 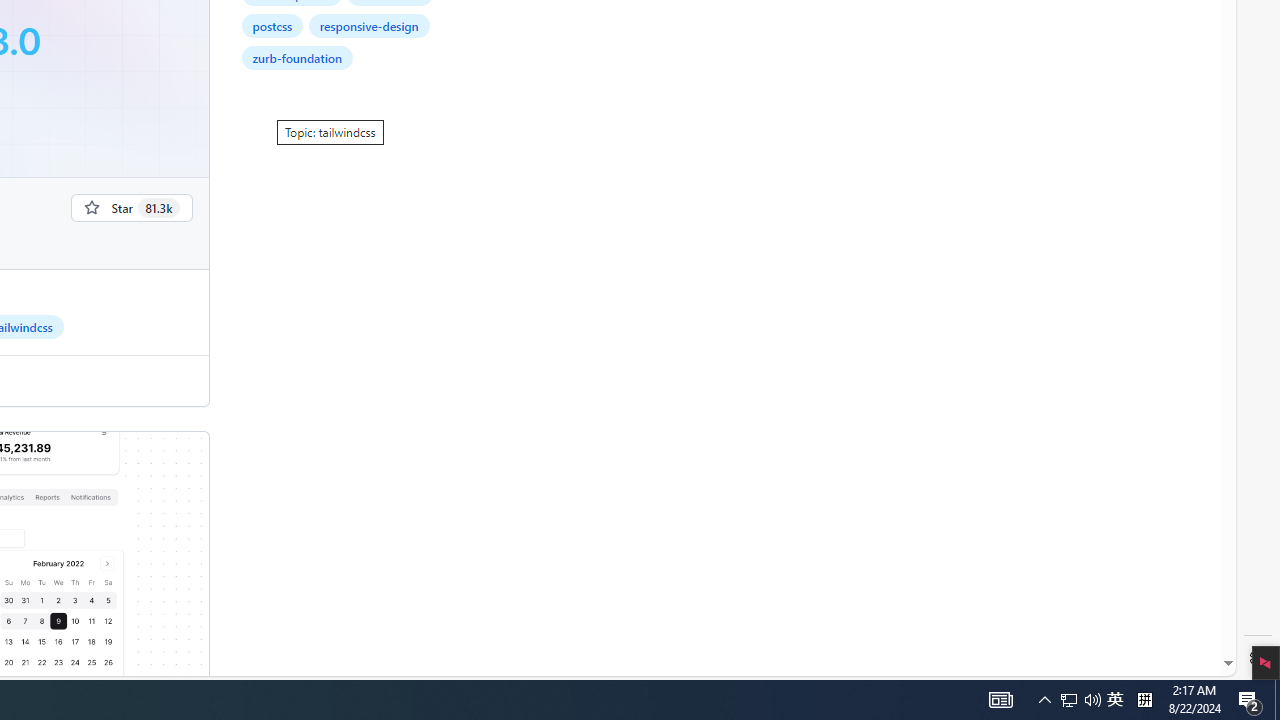 I want to click on 'postcss', so click(x=271, y=25).